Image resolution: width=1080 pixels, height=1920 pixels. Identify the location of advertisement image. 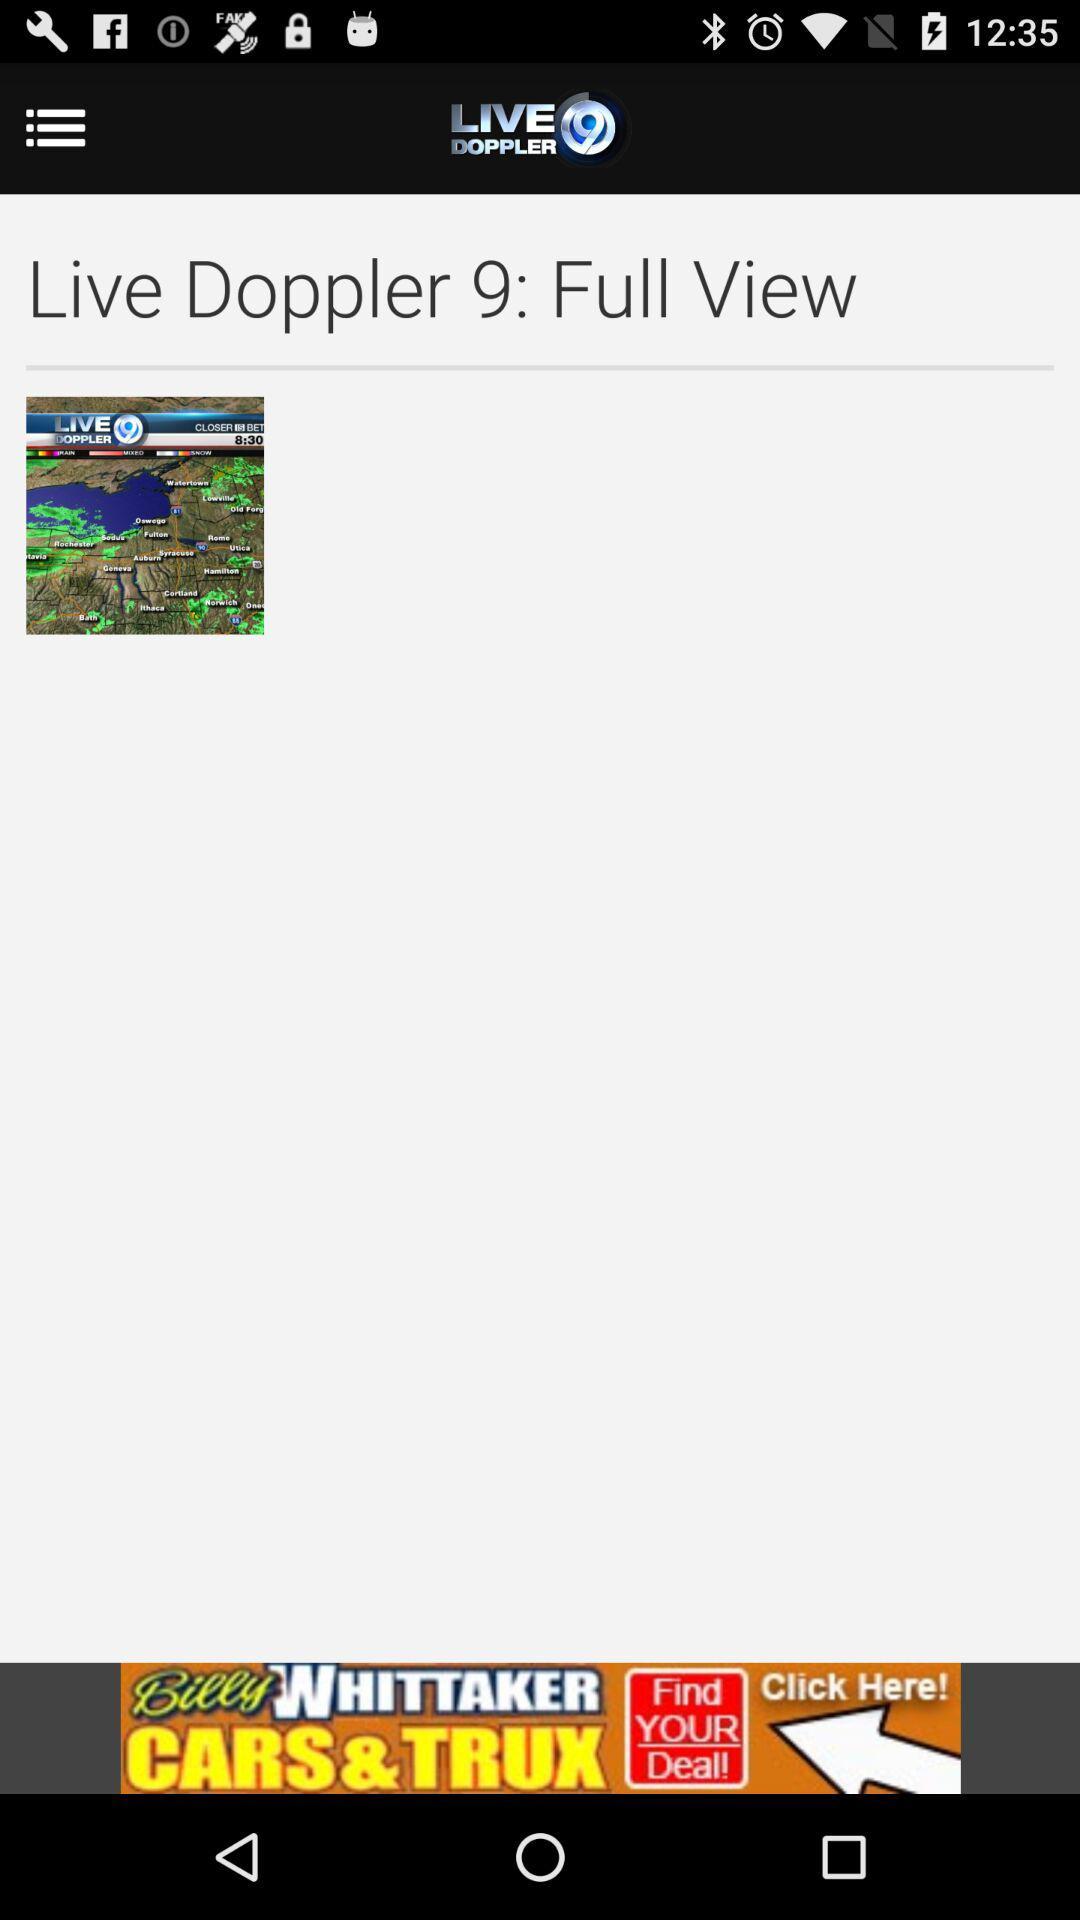
(540, 1727).